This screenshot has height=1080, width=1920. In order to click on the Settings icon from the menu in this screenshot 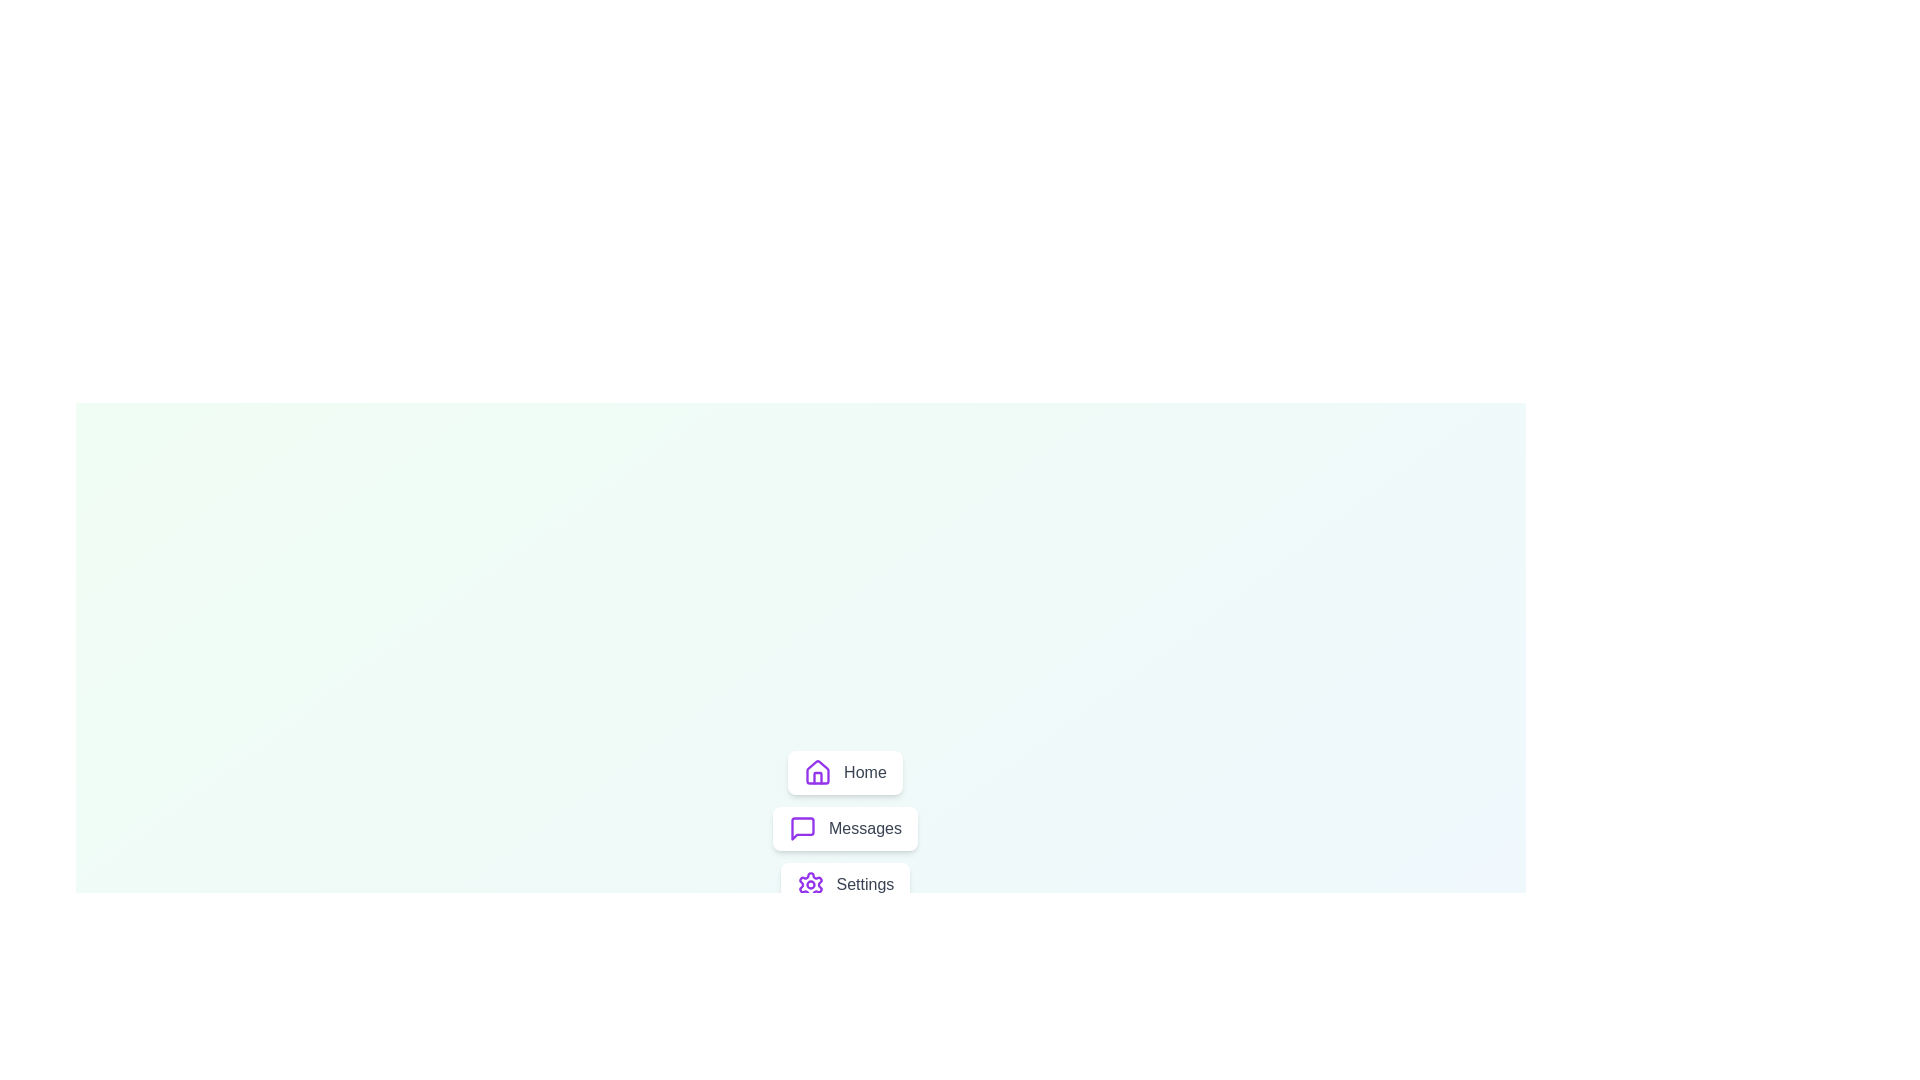, I will do `click(810, 883)`.